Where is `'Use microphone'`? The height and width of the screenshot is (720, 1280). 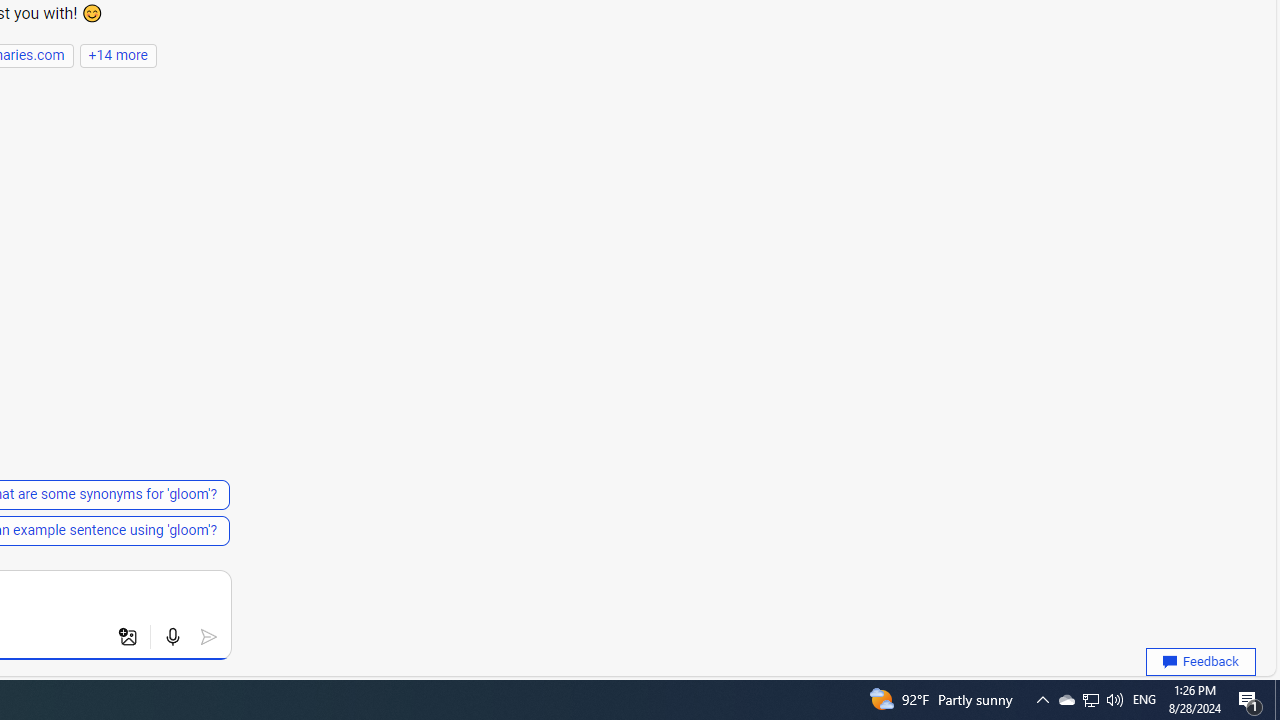 'Use microphone' is located at coordinates (172, 637).